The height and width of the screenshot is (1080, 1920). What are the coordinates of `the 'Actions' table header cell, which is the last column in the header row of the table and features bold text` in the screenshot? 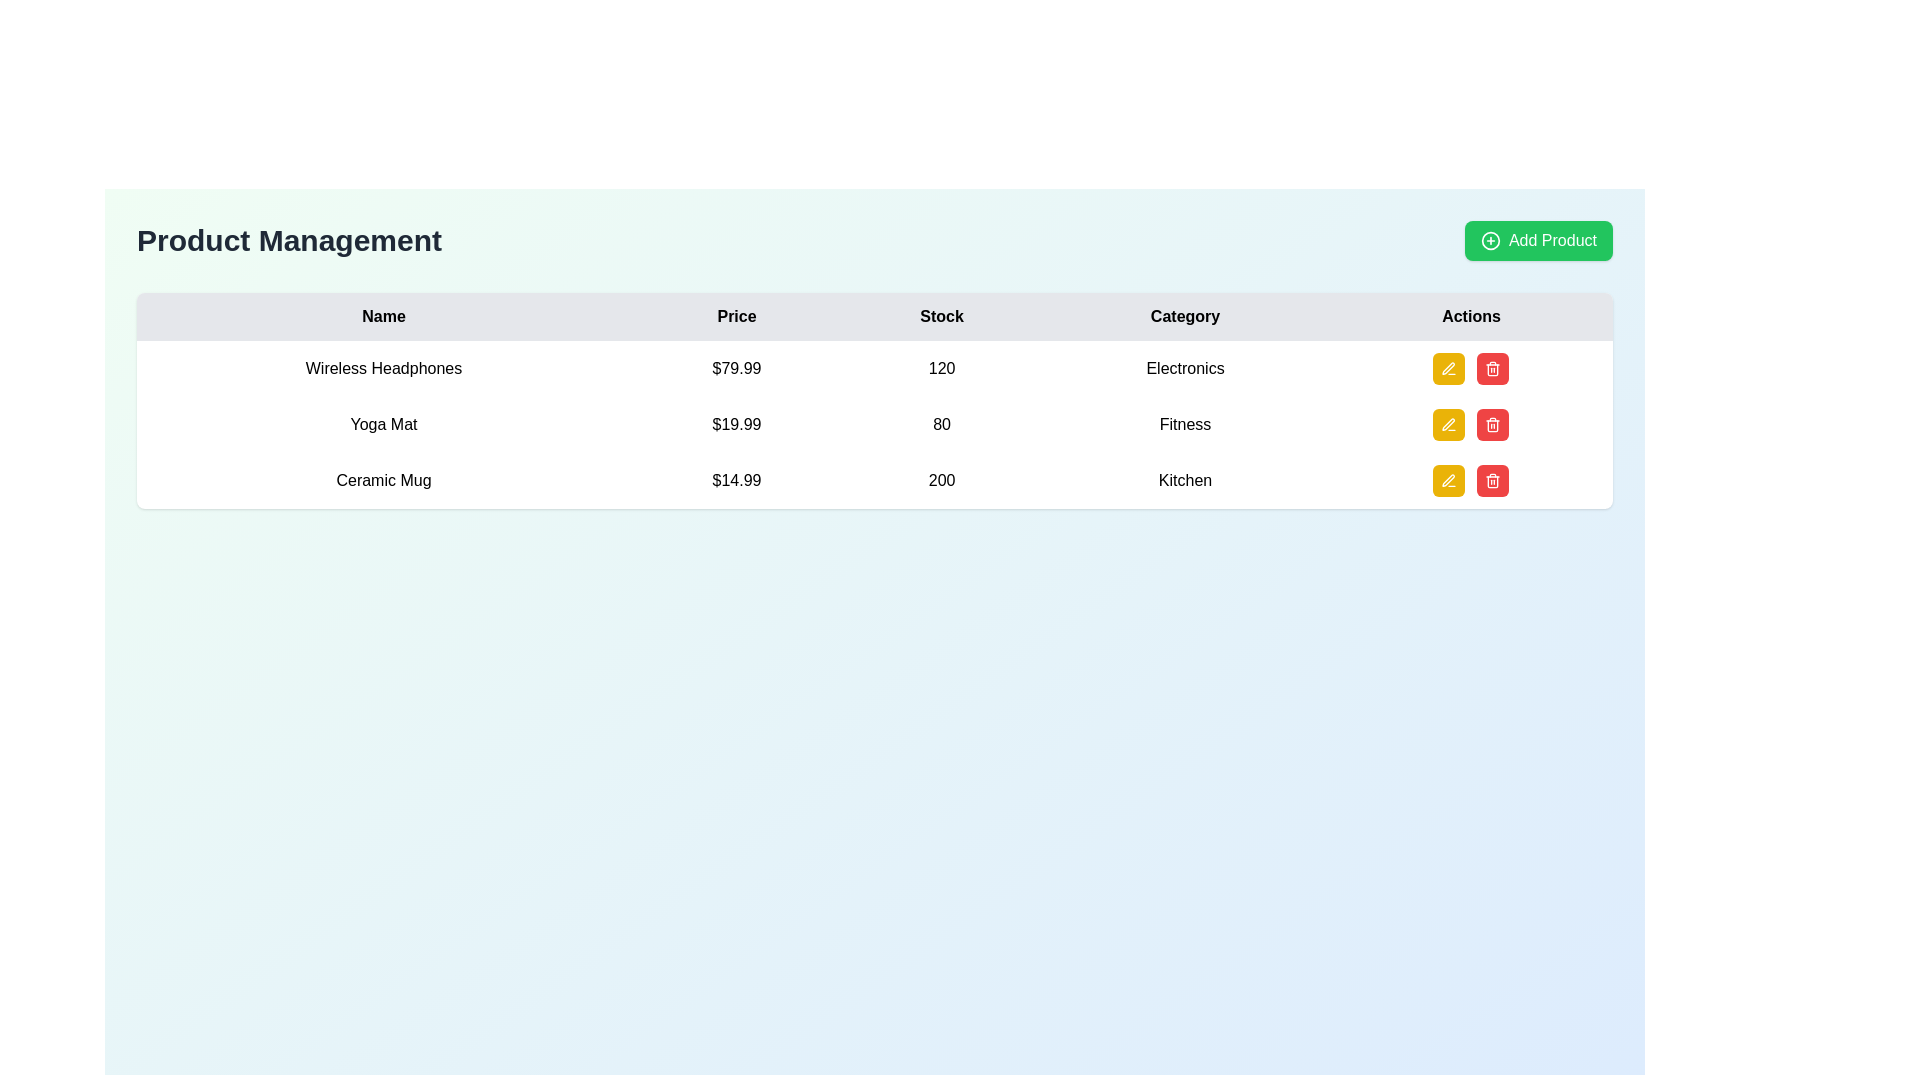 It's located at (1471, 315).